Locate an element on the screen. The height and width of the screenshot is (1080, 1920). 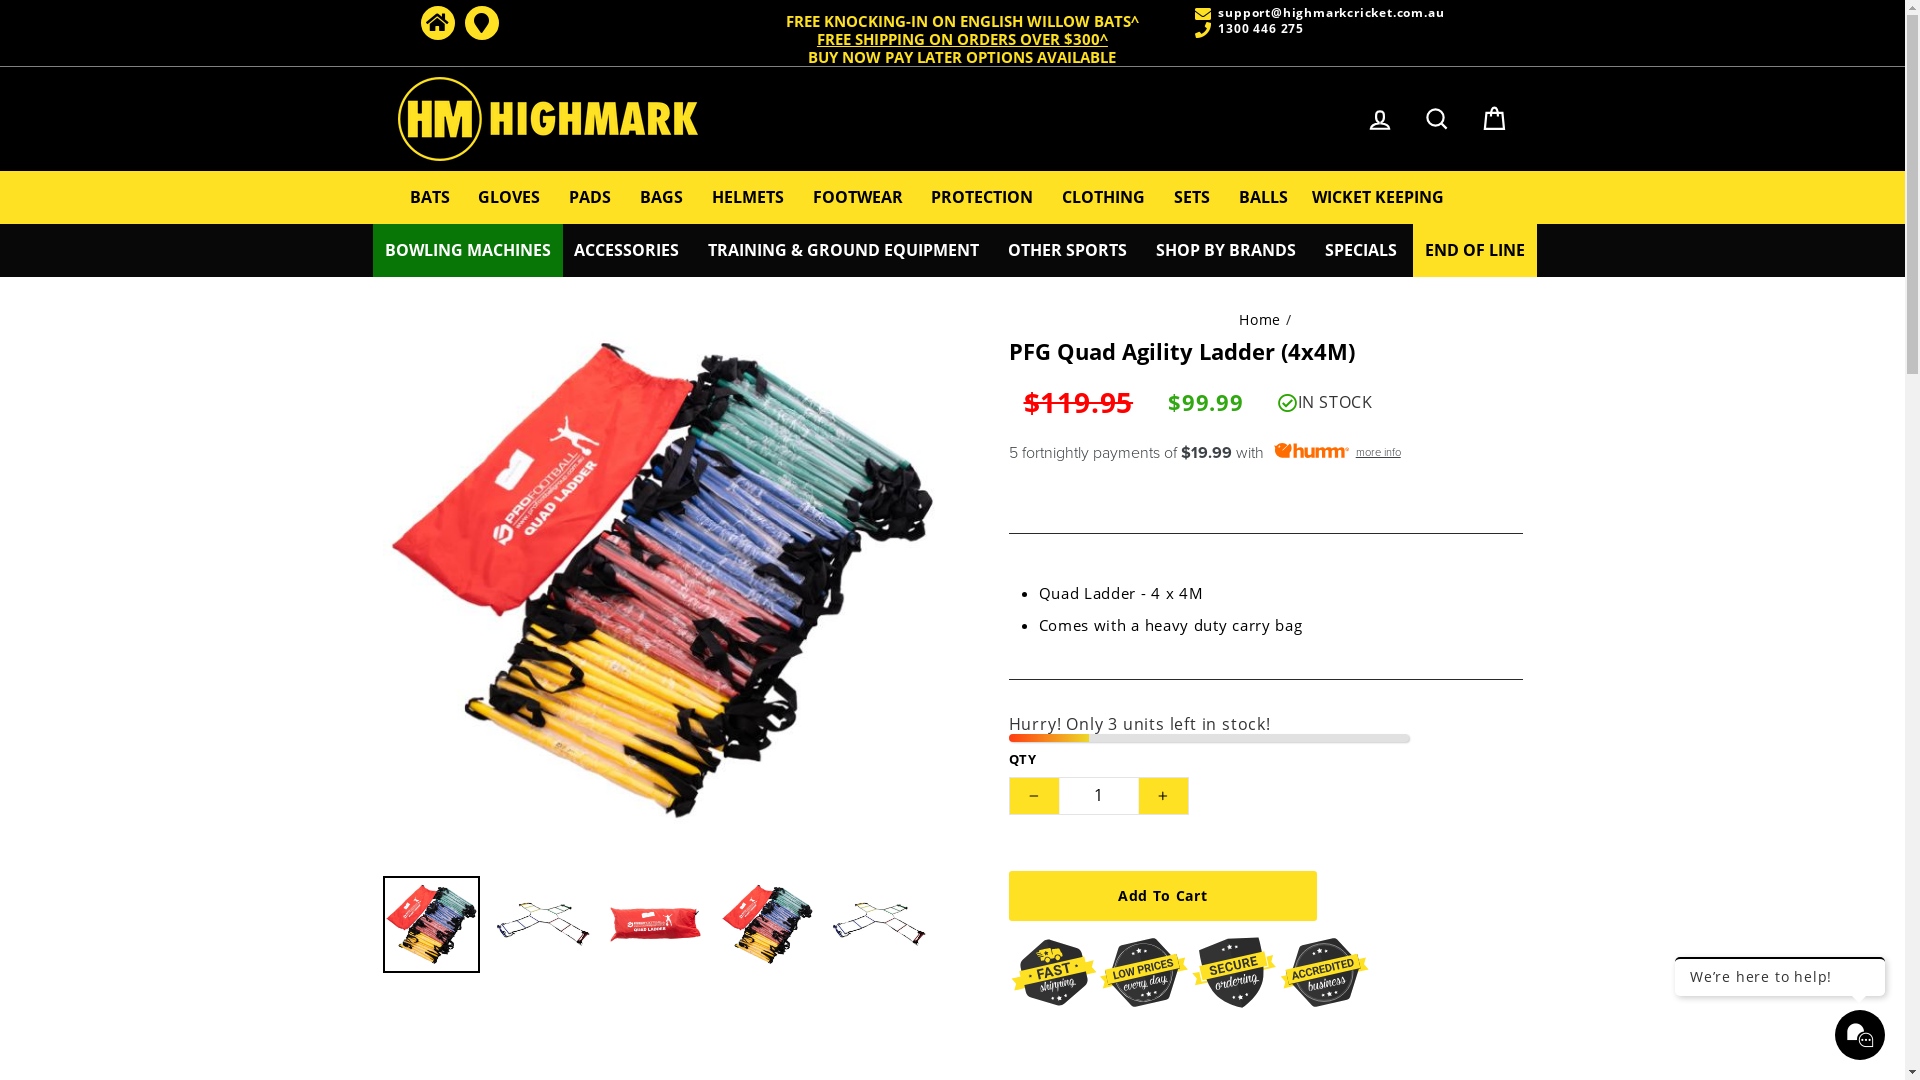
'FOOTWEAR' is located at coordinates (858, 197).